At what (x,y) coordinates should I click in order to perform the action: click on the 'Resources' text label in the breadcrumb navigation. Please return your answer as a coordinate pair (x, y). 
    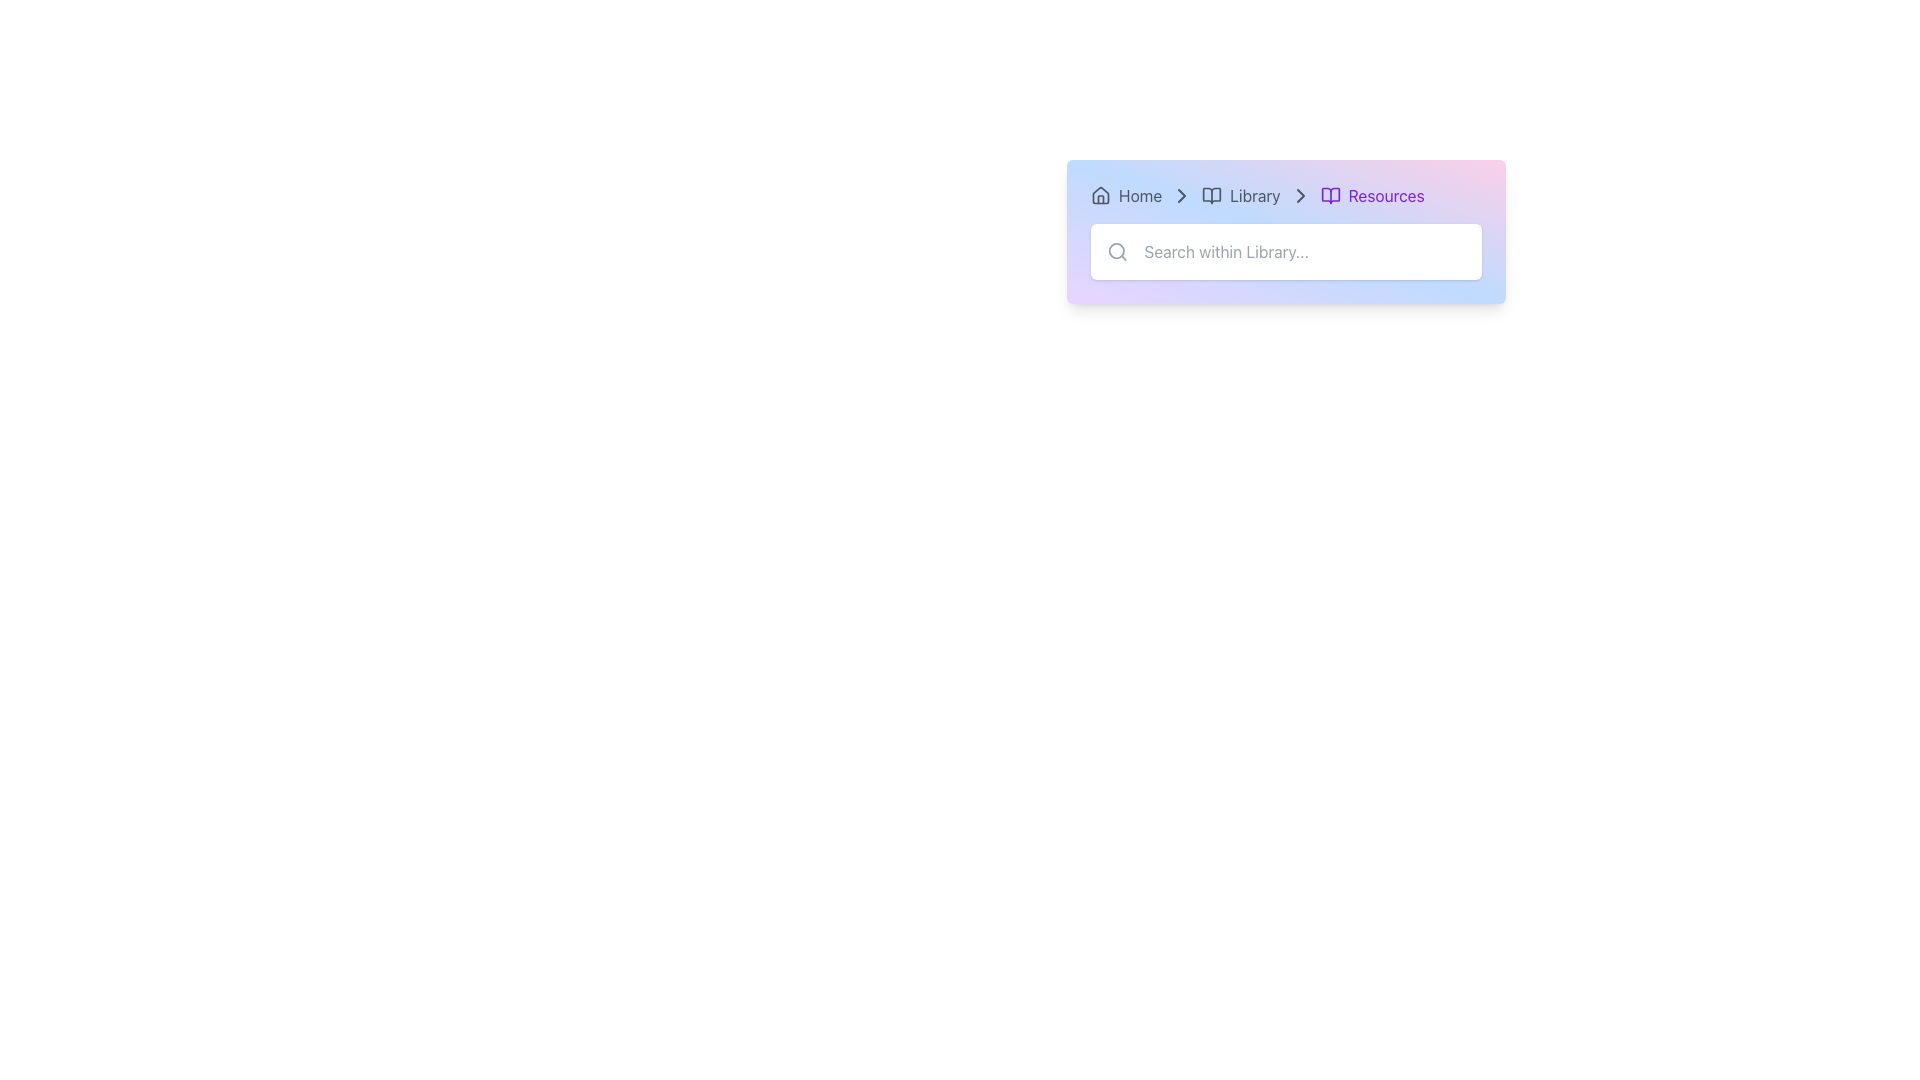
    Looking at the image, I should click on (1371, 196).